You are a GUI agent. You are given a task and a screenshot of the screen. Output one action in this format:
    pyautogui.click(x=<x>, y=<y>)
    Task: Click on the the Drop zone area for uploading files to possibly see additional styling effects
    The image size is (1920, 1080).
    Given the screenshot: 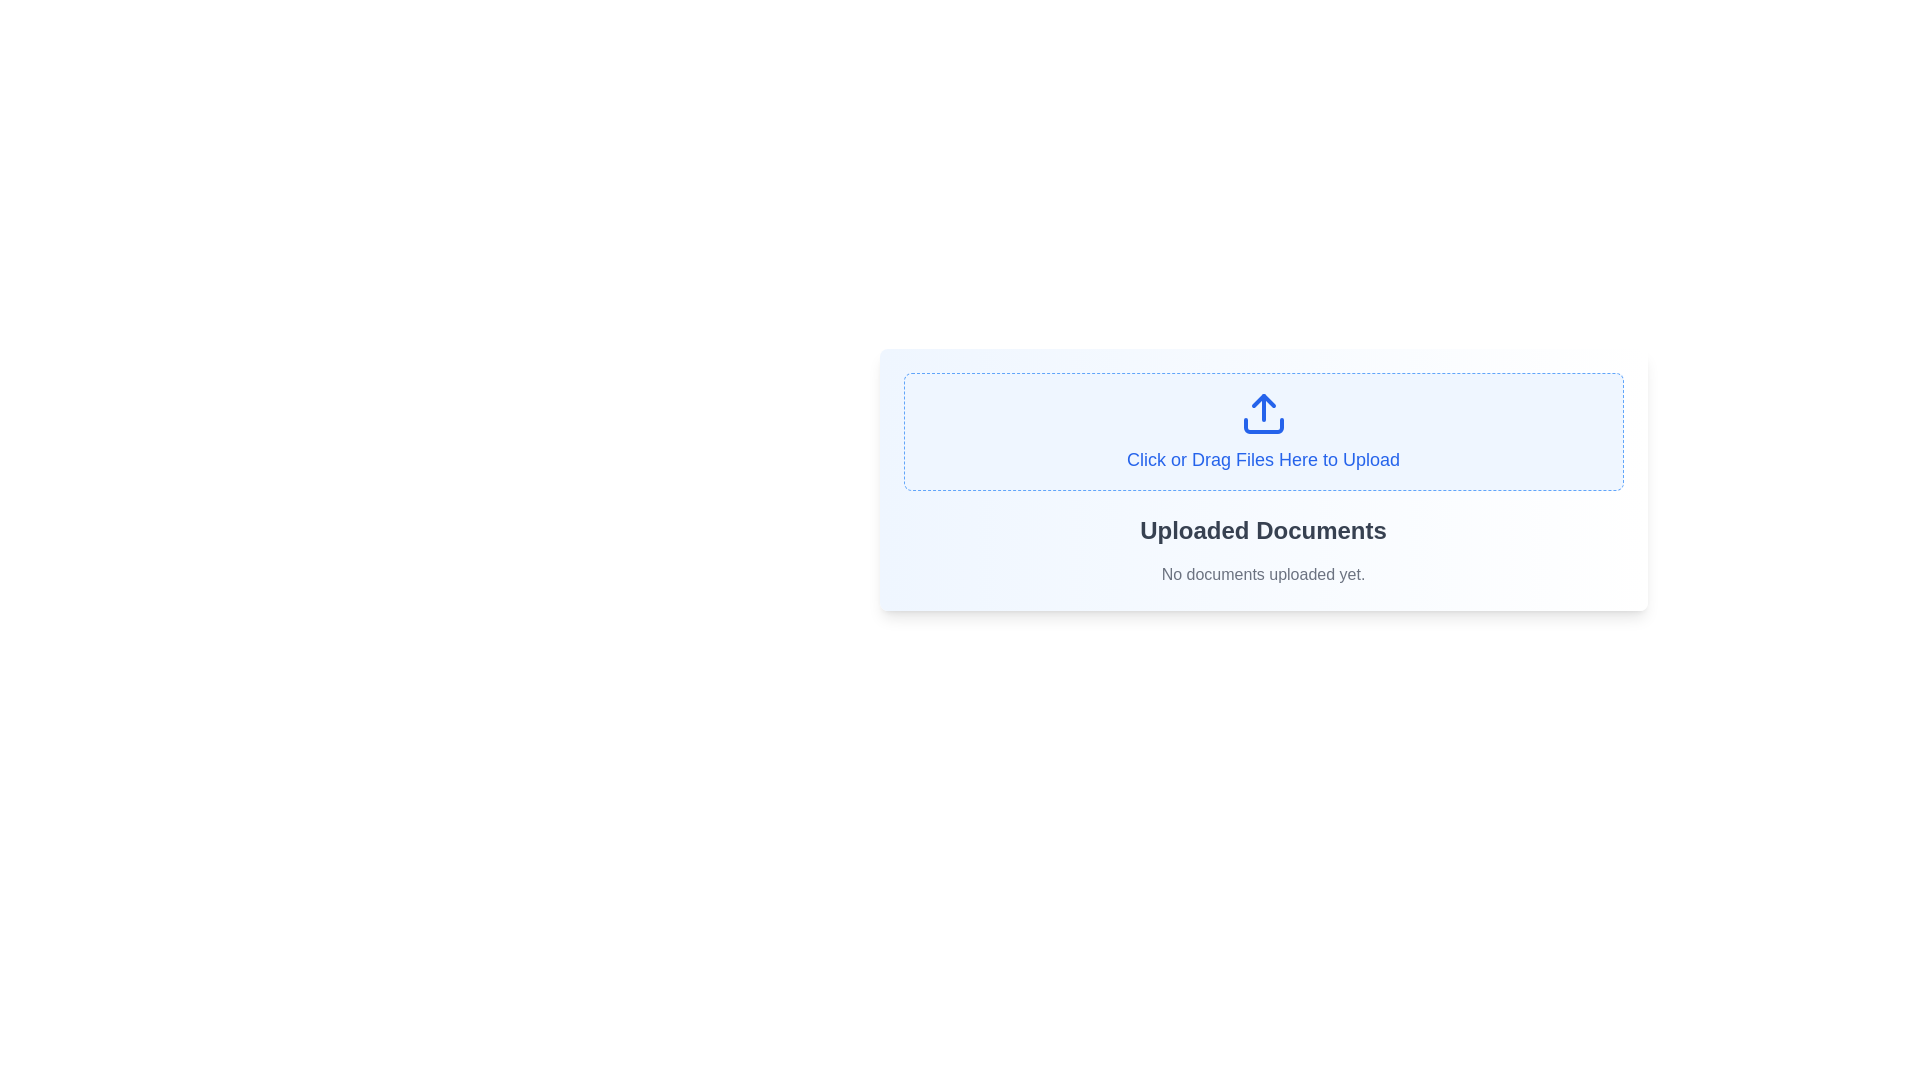 What is the action you would take?
    pyautogui.click(x=1262, y=431)
    